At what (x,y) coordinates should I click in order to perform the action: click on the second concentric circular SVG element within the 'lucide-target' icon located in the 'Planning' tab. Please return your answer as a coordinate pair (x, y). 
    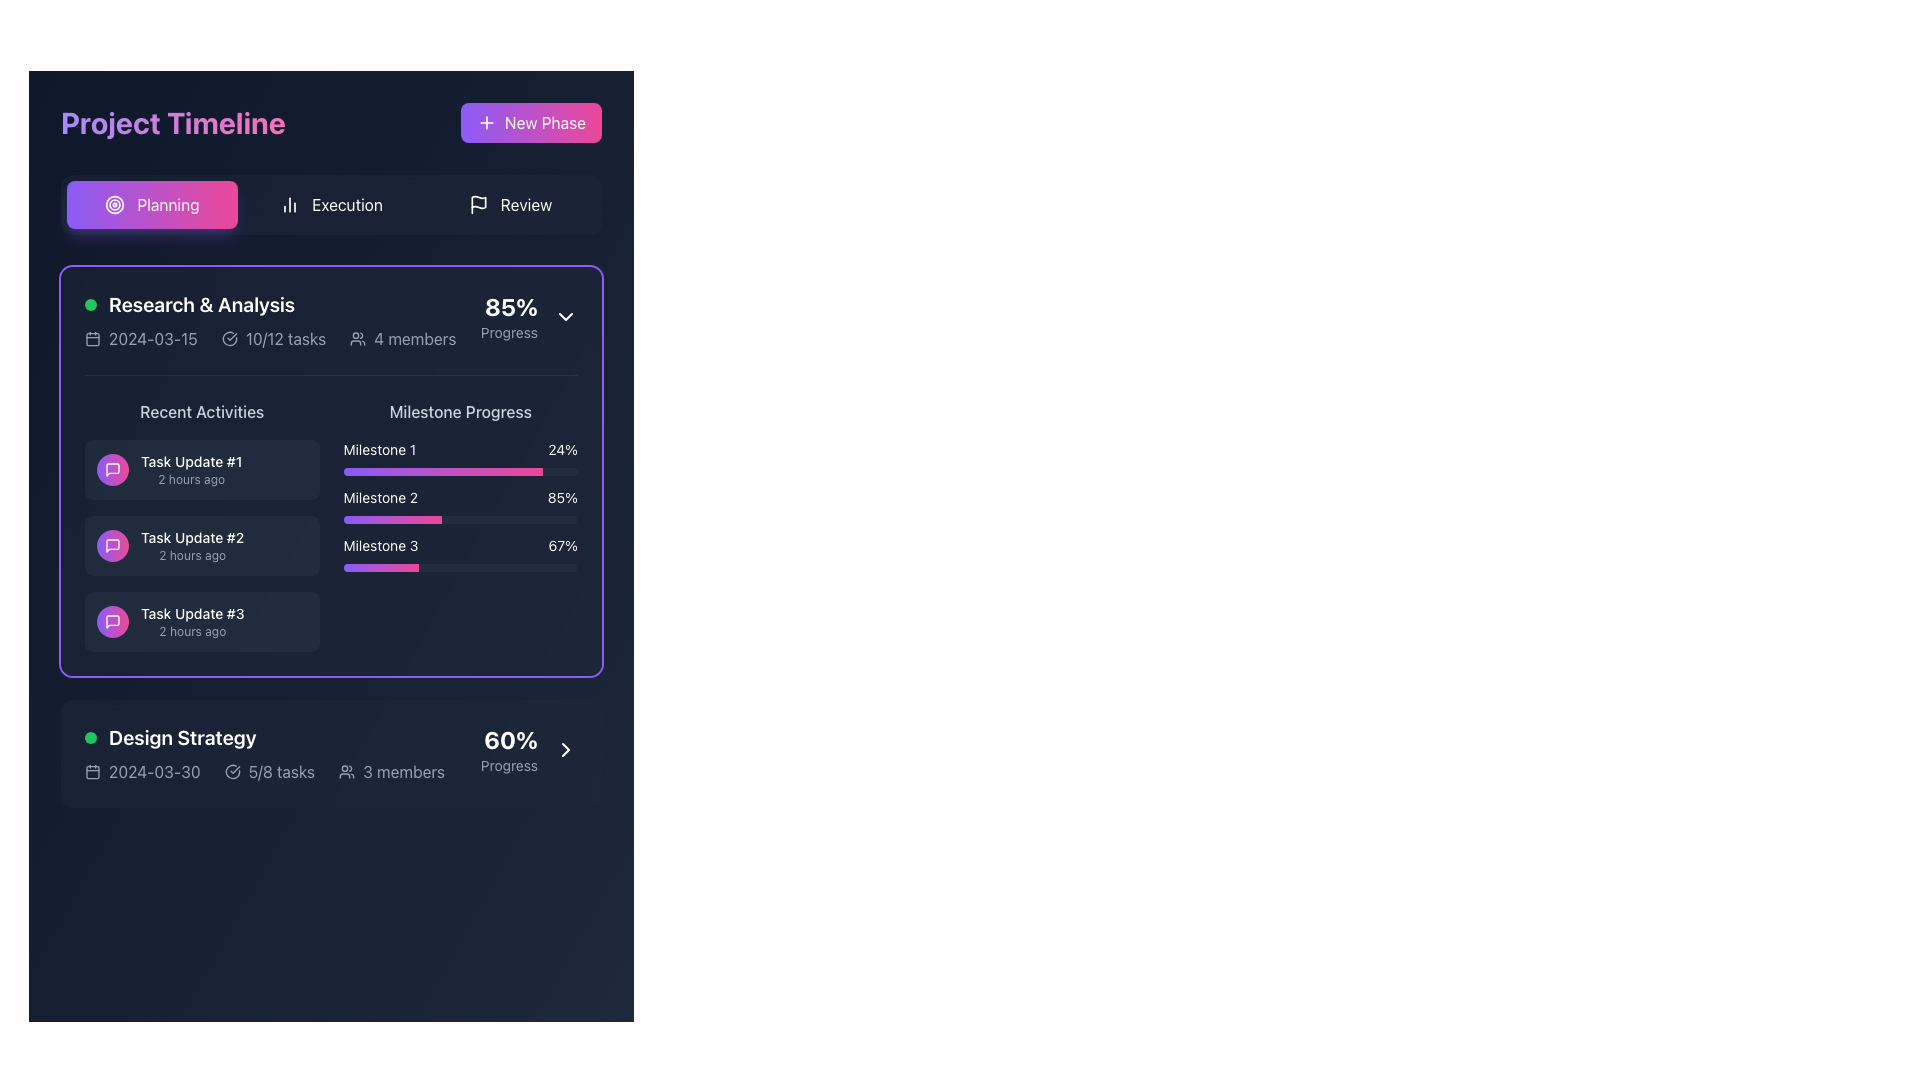
    Looking at the image, I should click on (114, 204).